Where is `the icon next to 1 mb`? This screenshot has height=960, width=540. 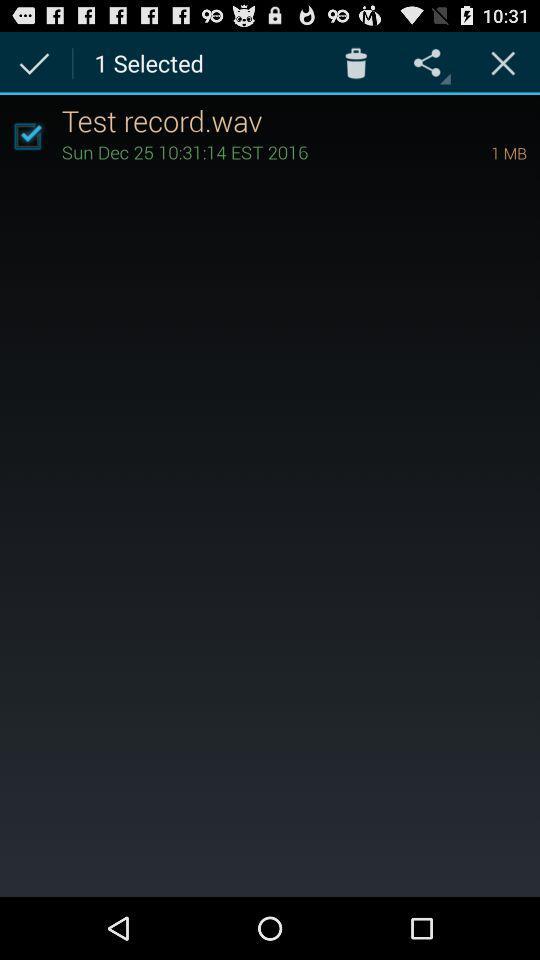
the icon next to 1 mb is located at coordinates (248, 150).